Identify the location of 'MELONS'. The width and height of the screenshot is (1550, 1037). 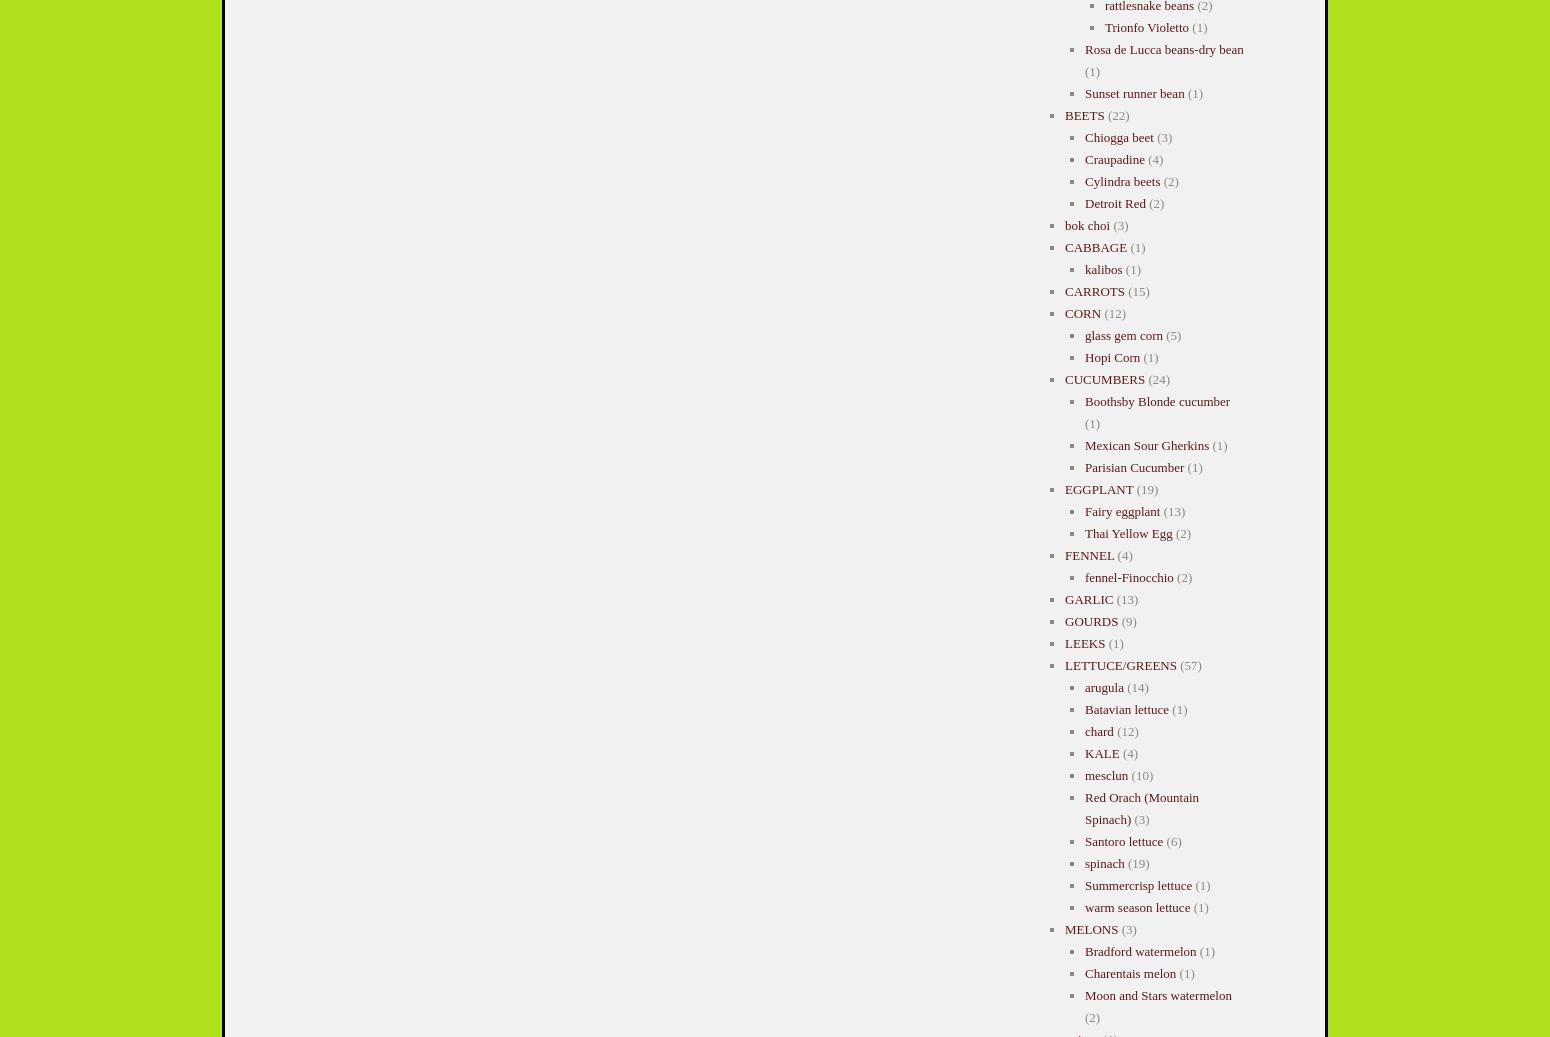
(1090, 929).